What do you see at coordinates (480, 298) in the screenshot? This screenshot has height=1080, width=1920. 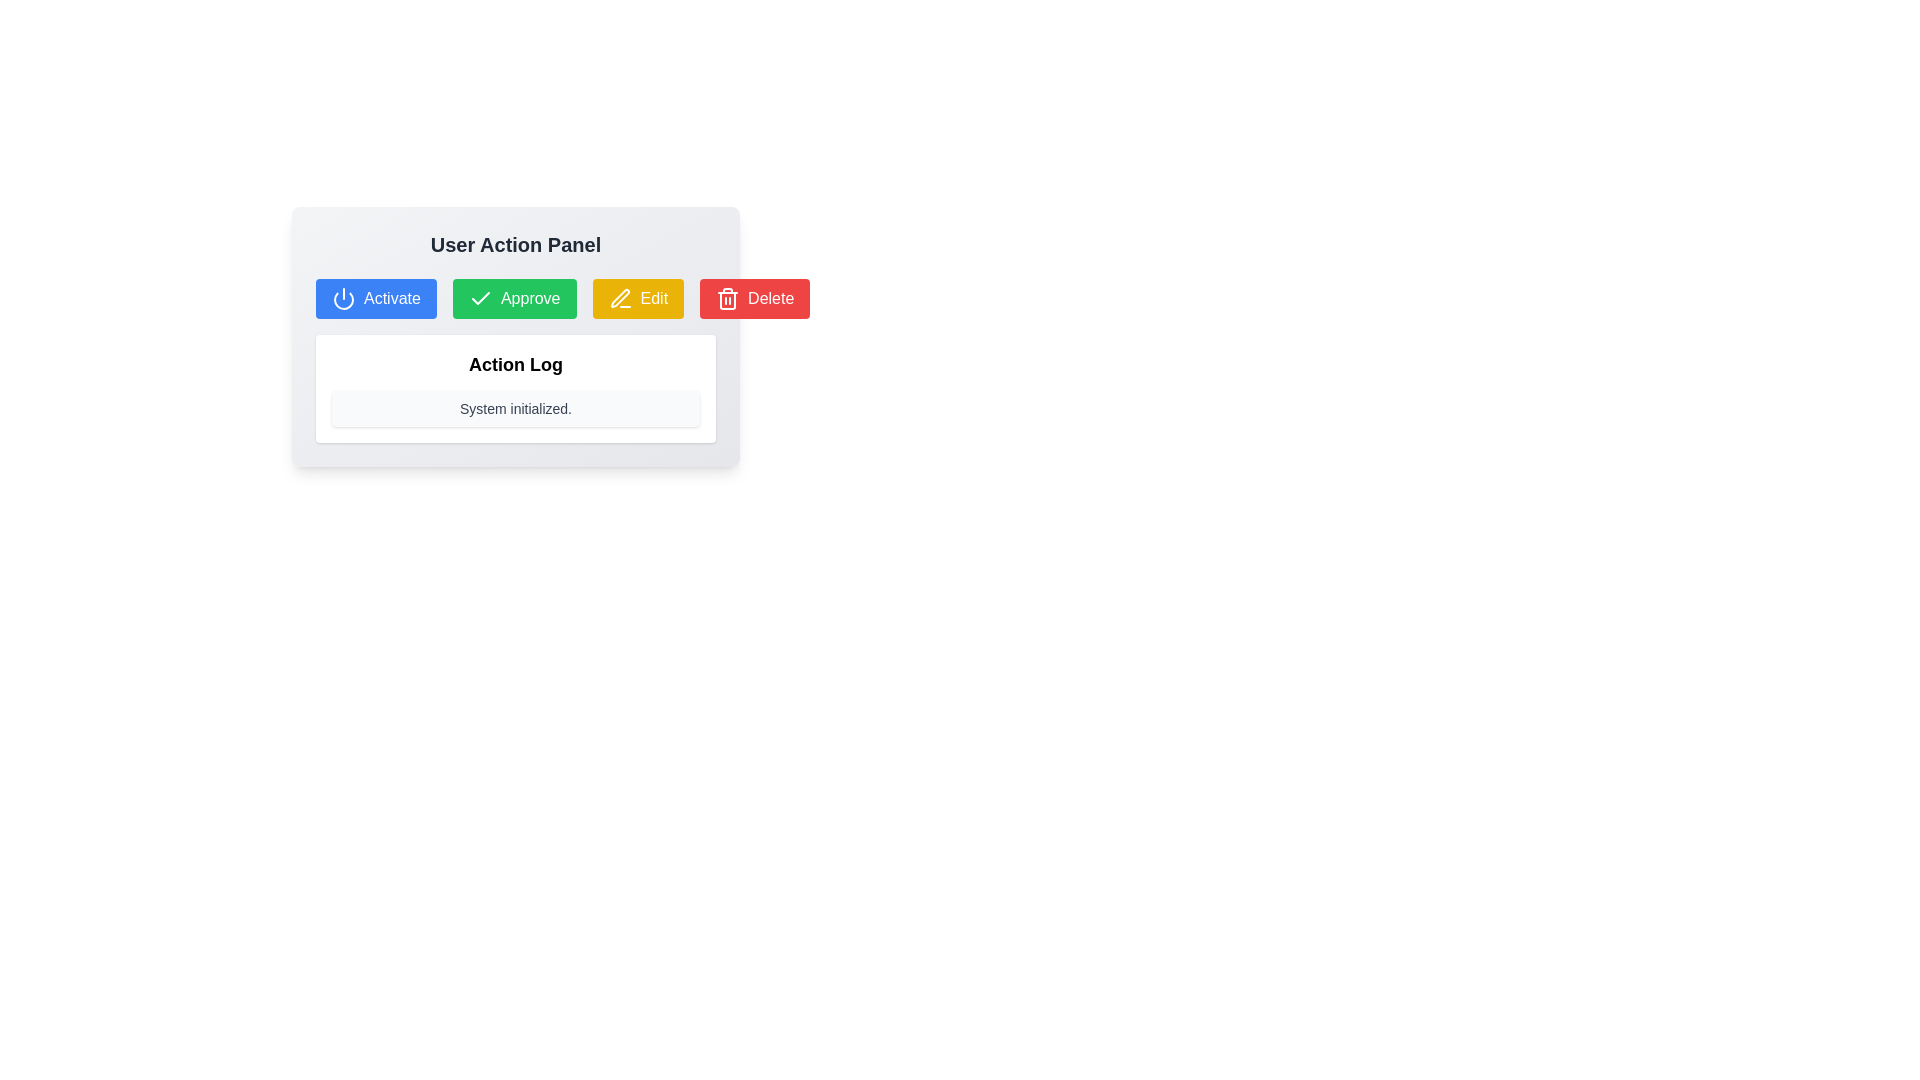 I see `the green 'Approve' icon` at bounding box center [480, 298].